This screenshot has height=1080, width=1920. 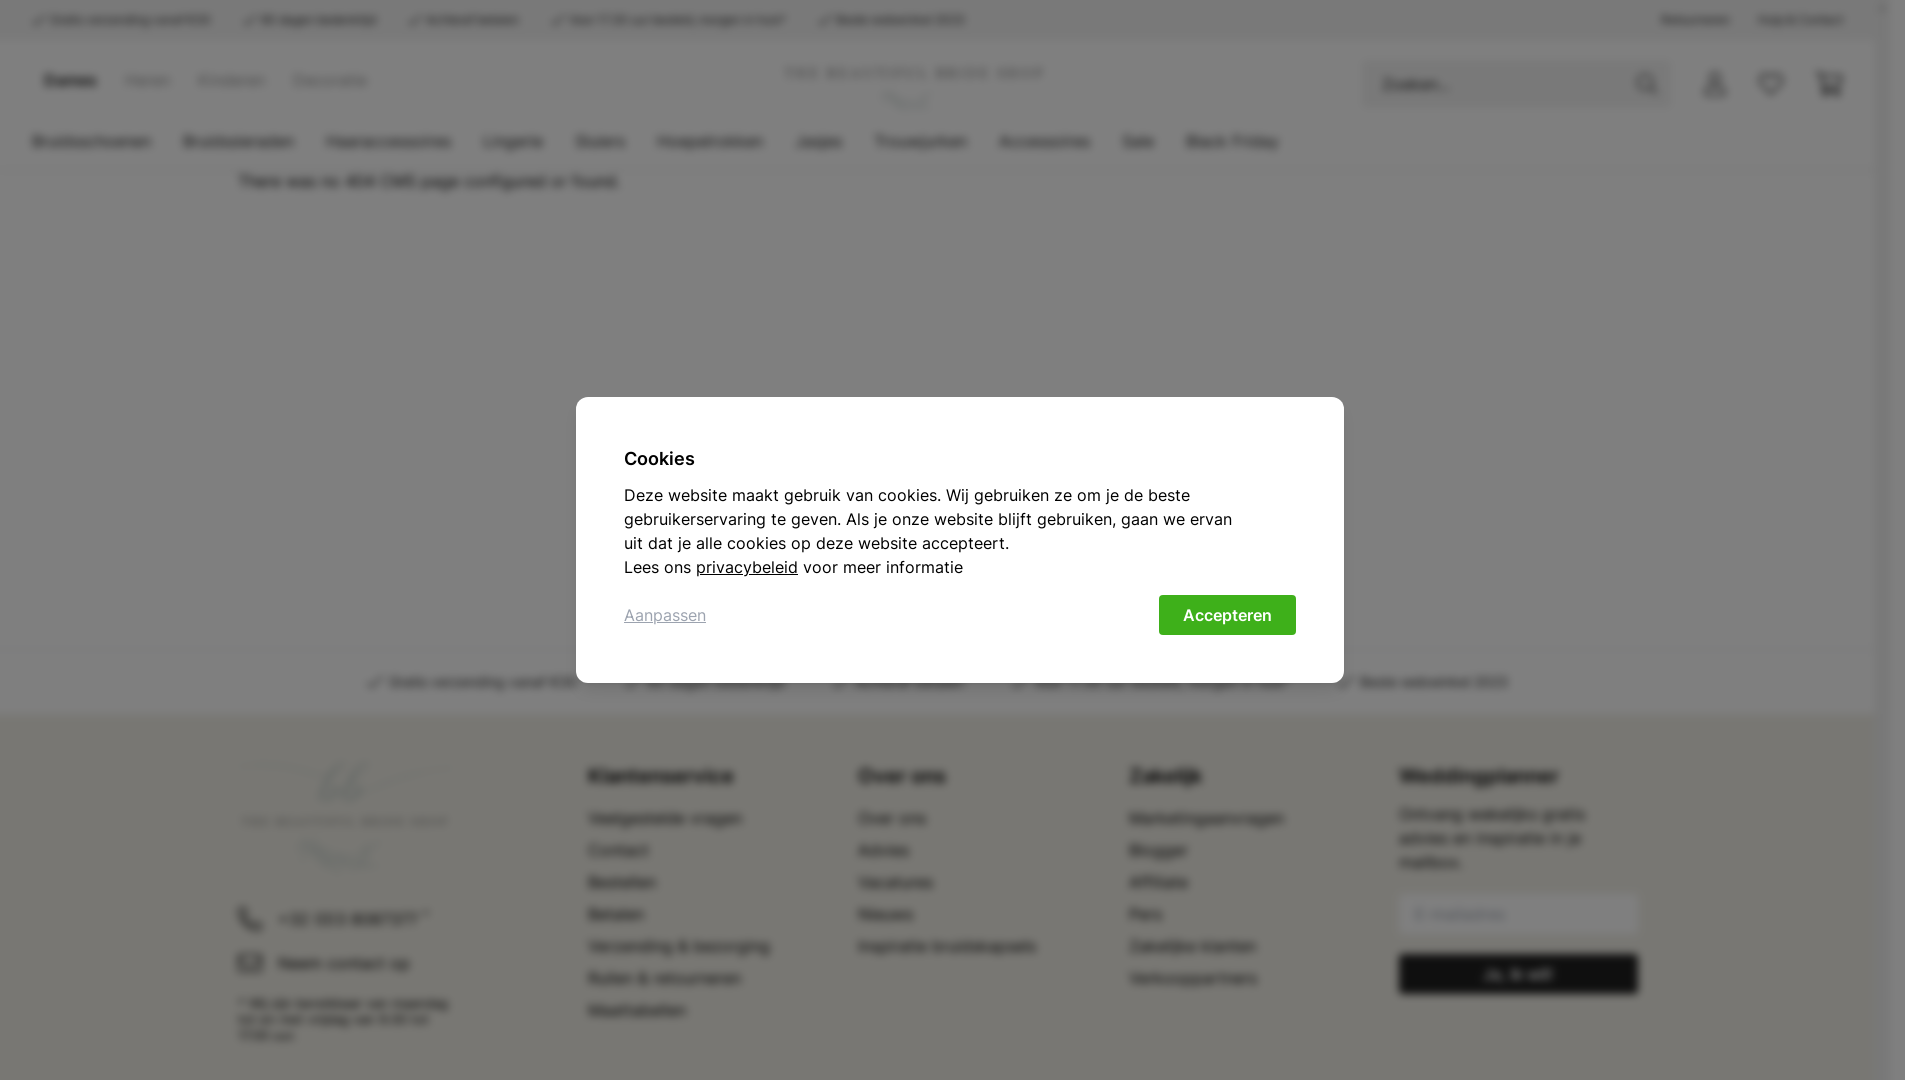 What do you see at coordinates (668, 19) in the screenshot?
I see `'Voor 17.30 uur besteld, morgen in huis*'` at bounding box center [668, 19].